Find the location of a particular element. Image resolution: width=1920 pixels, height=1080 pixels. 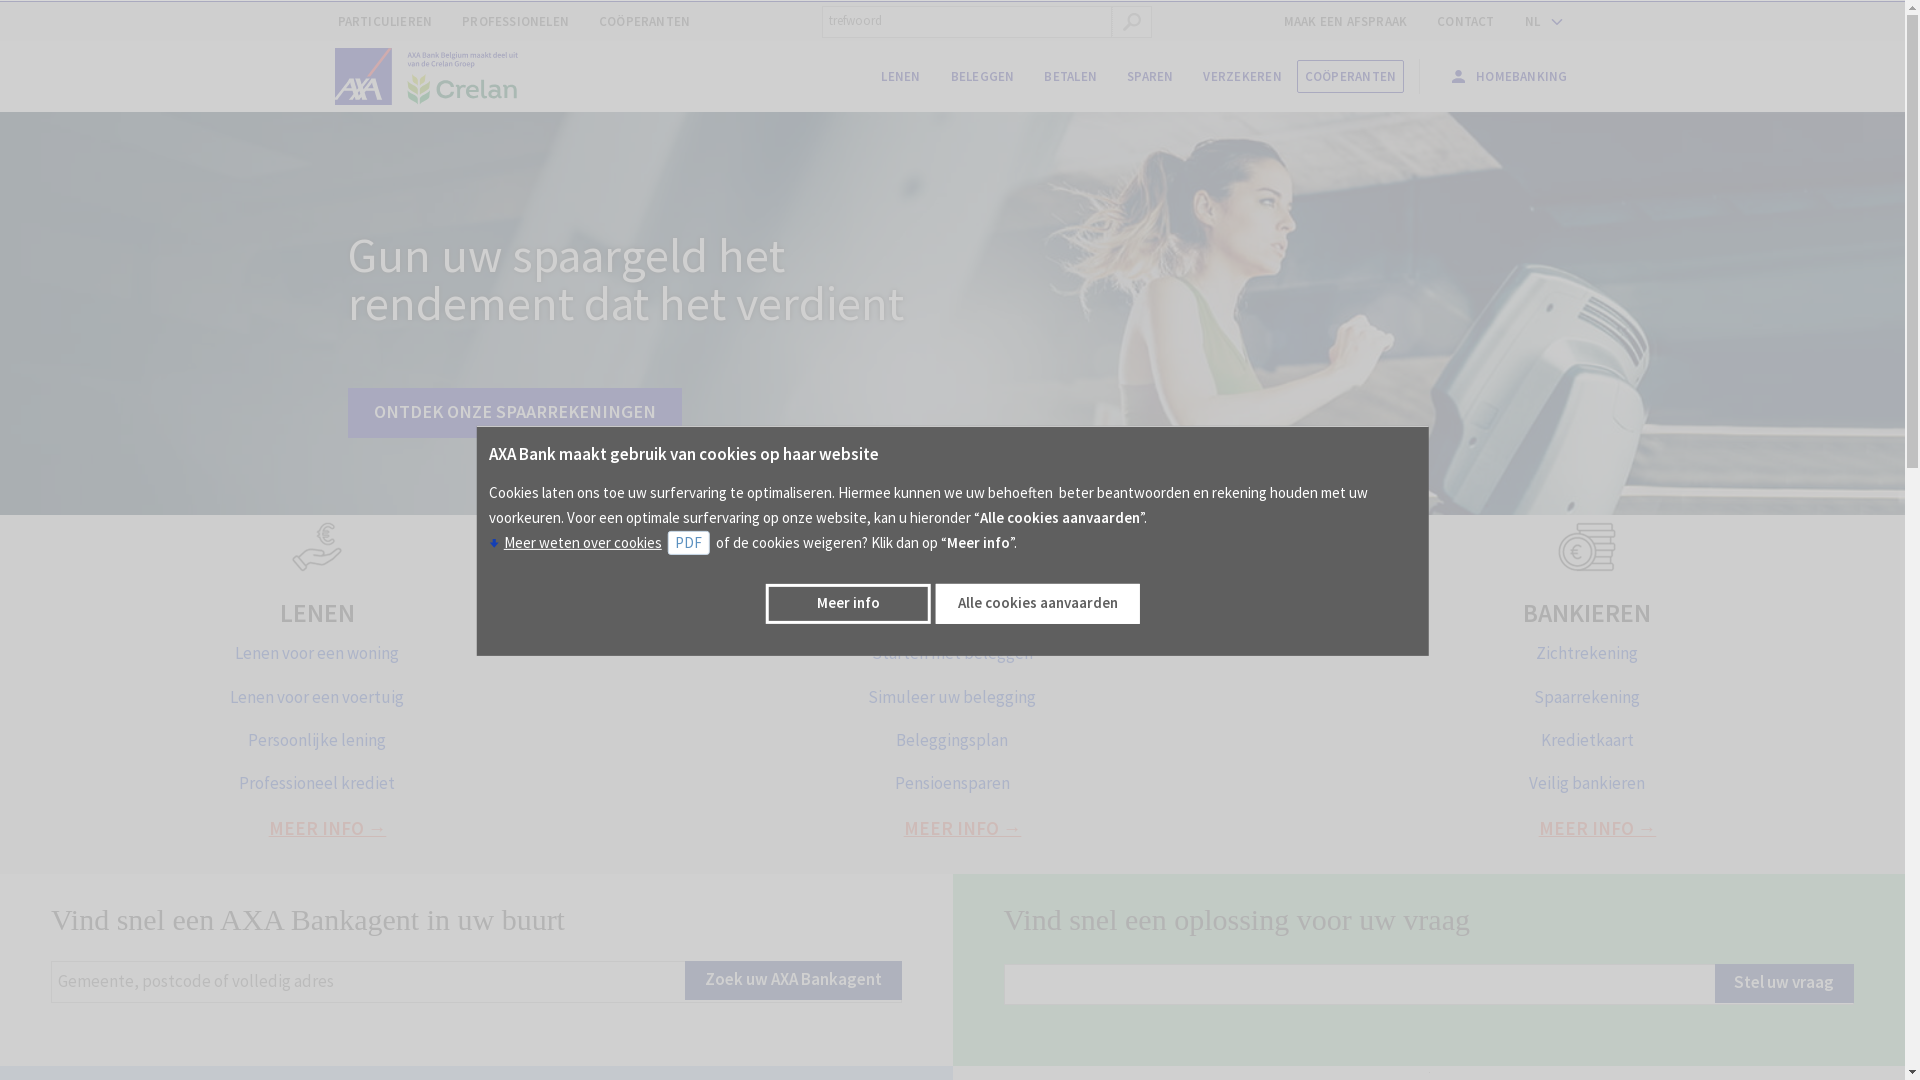

'SPAREN' is located at coordinates (1150, 76).